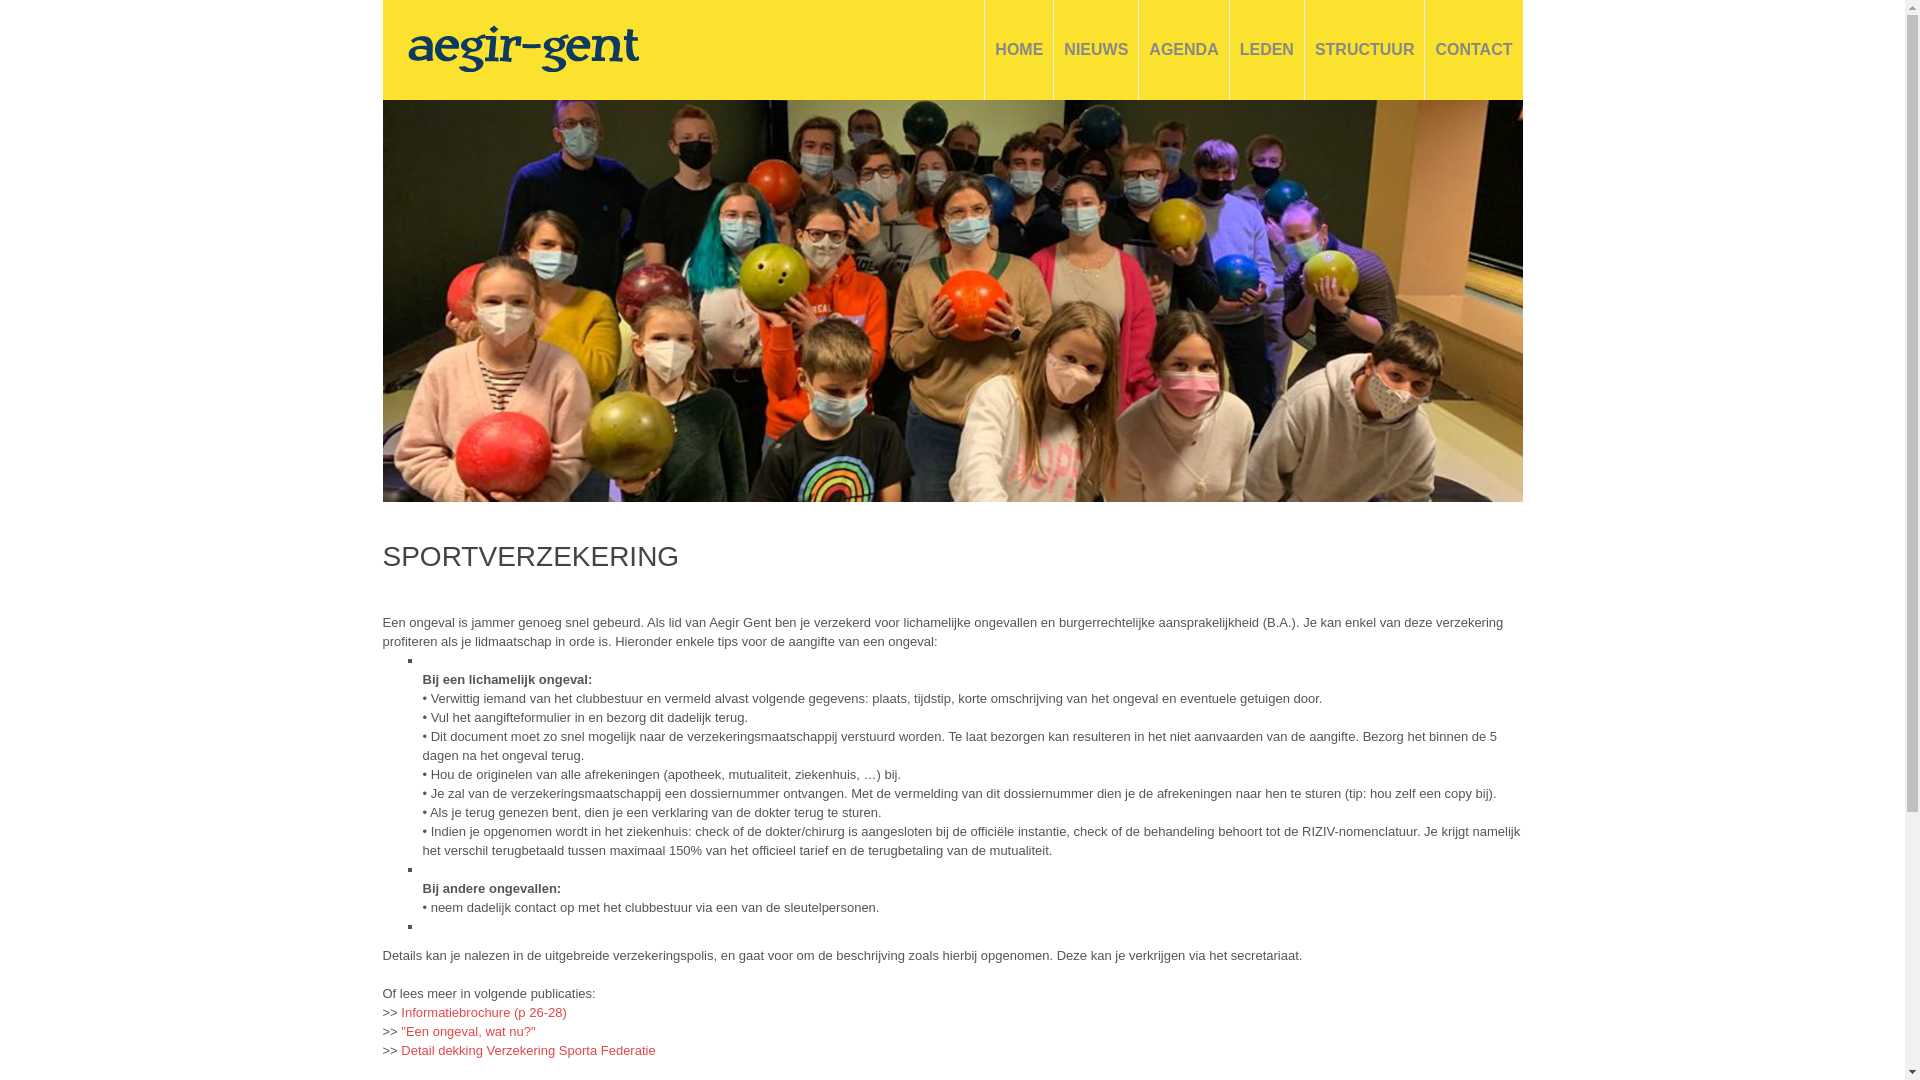 The image size is (1920, 1080). What do you see at coordinates (523, 47) in the screenshot?
I see `'Aegir Gent'` at bounding box center [523, 47].